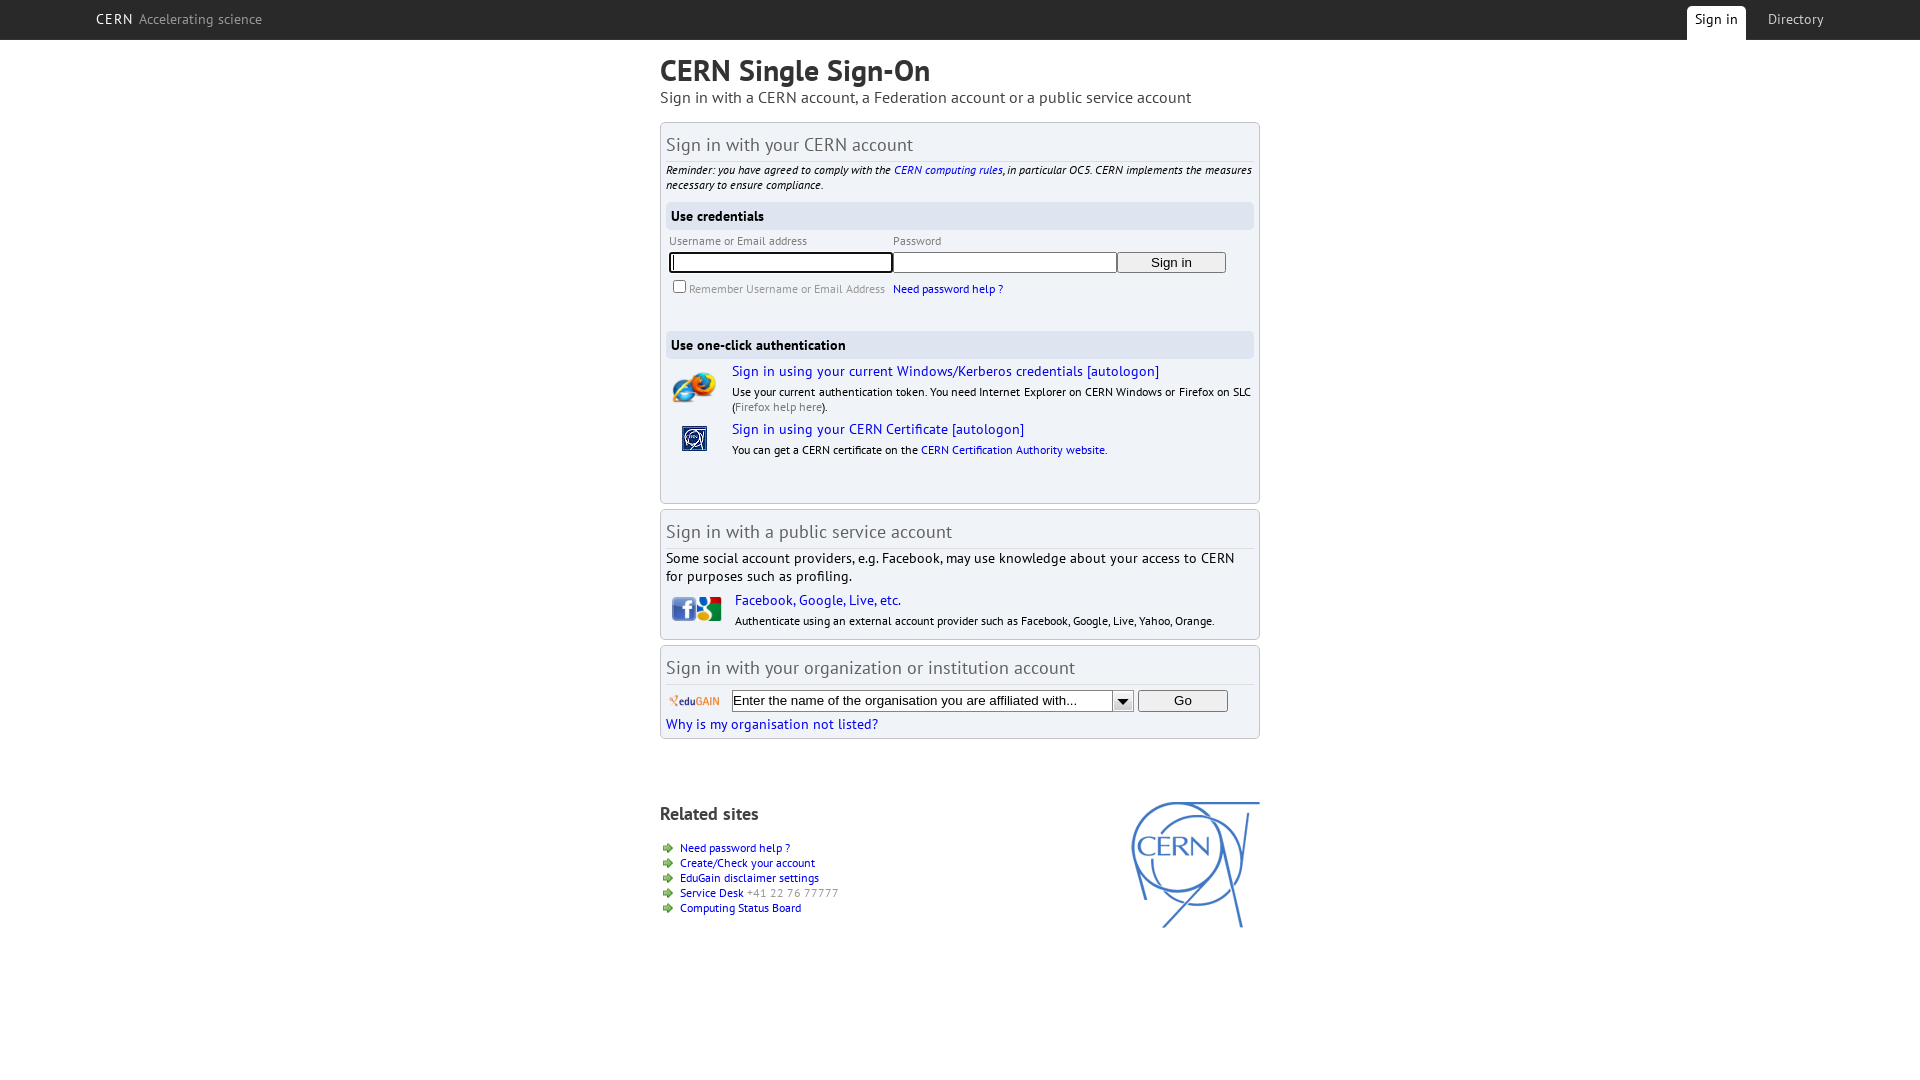  I want to click on 'Enter your Username or Email Address', so click(780, 261).